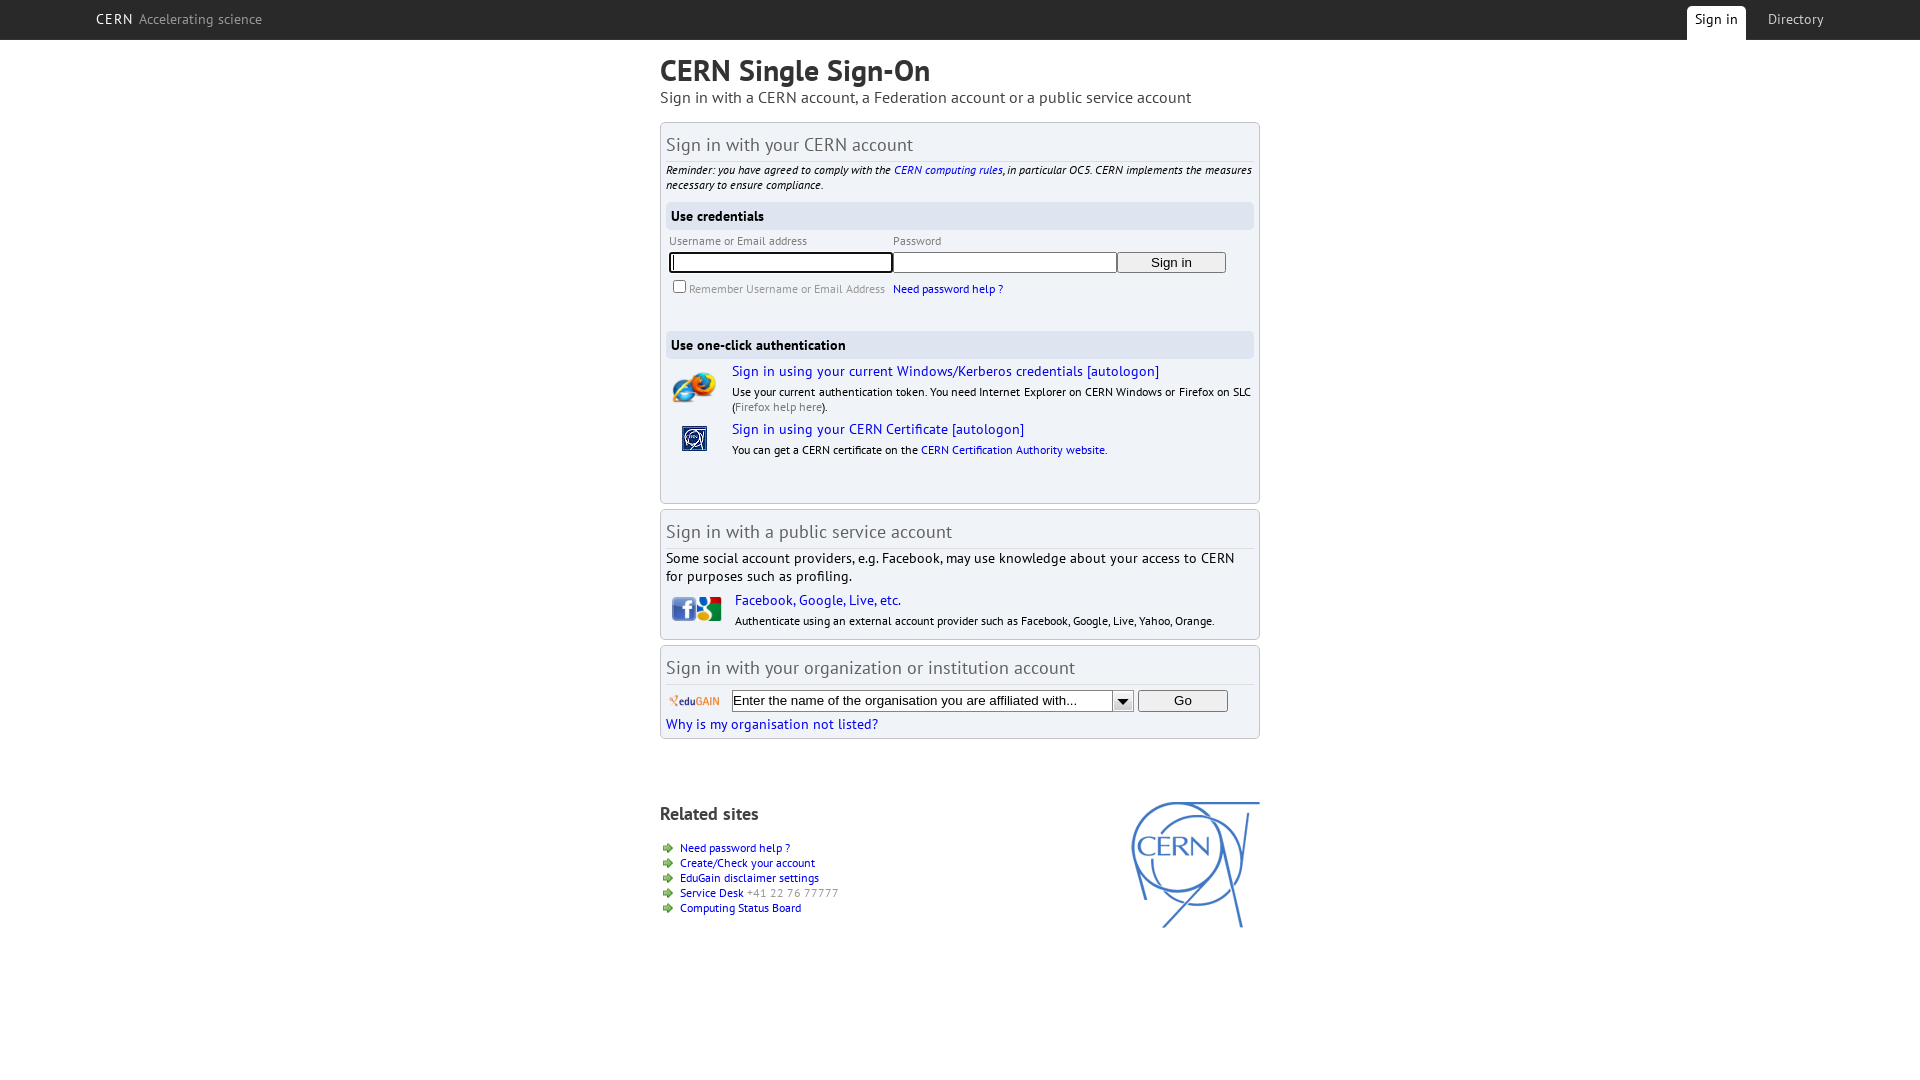  I want to click on 'Enter your Username or Email Address', so click(780, 261).